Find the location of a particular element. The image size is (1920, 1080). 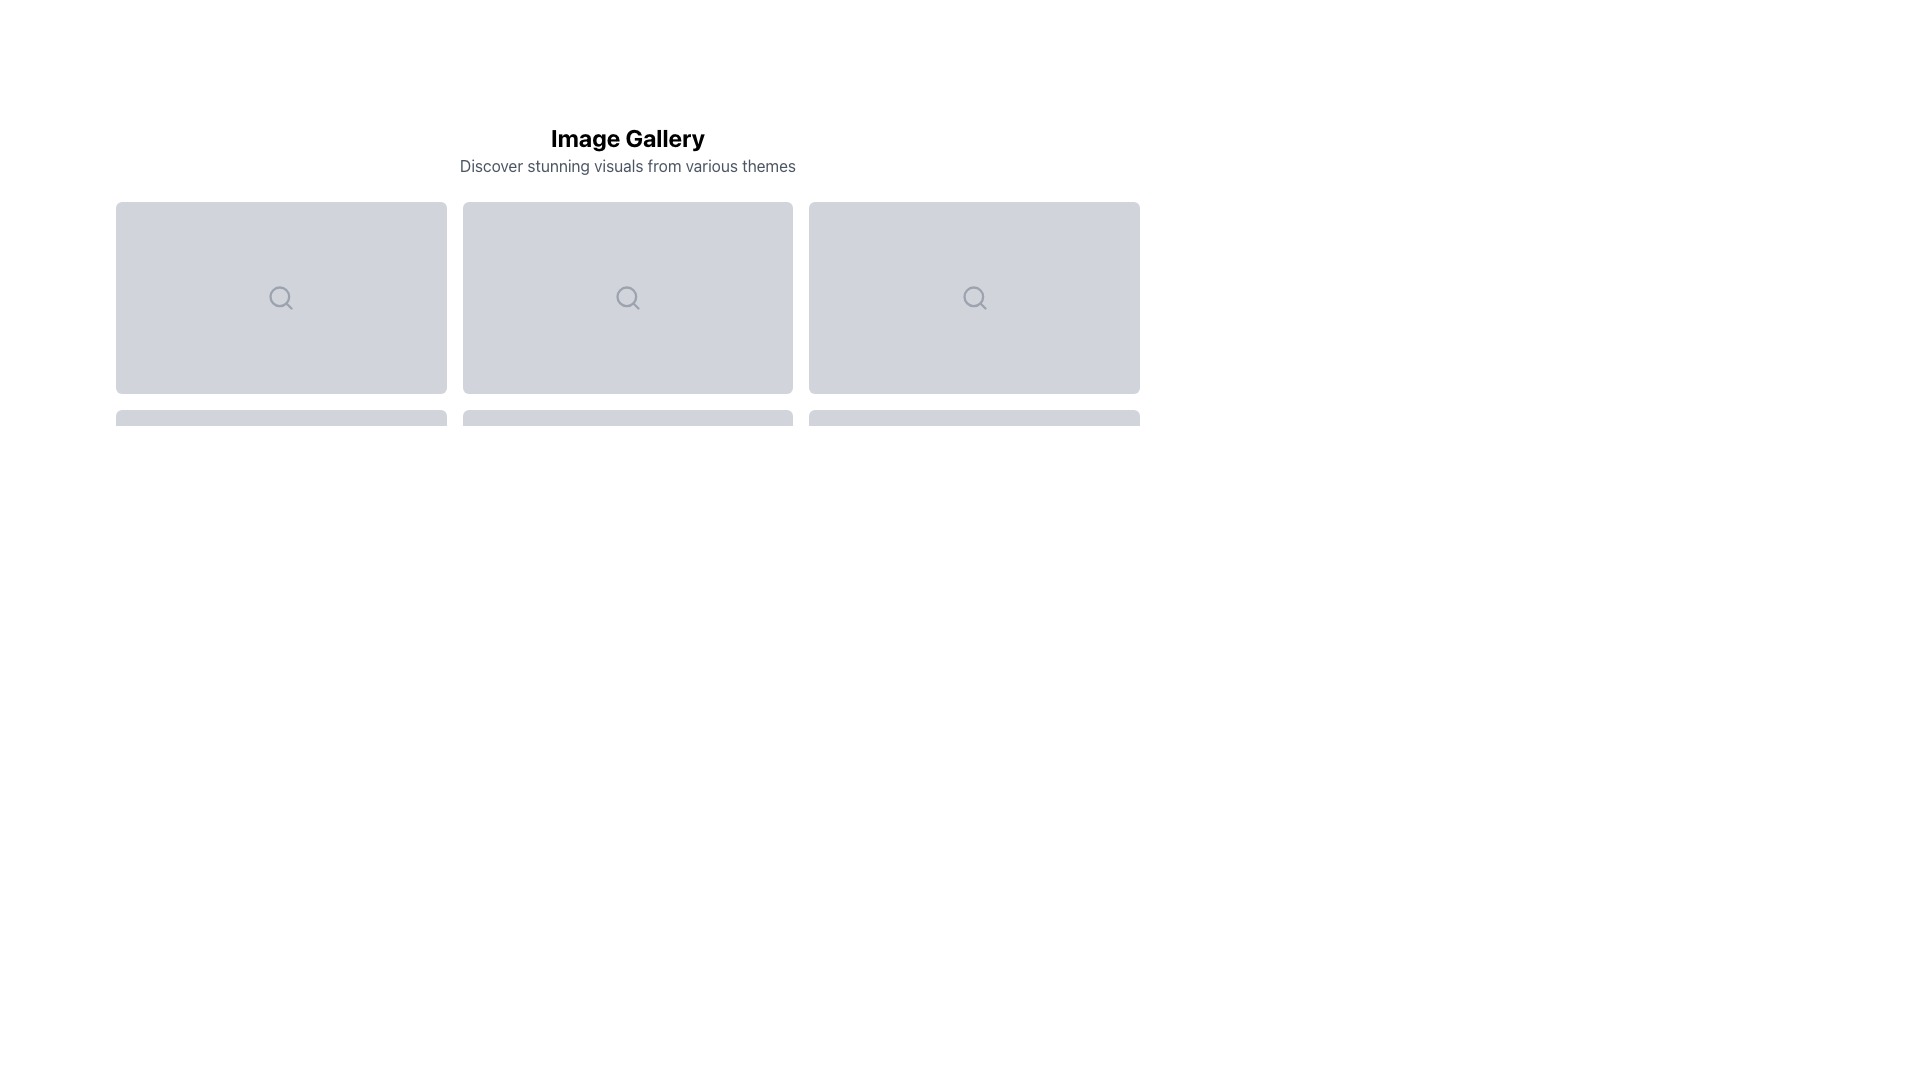

the image placeholder icon in the top left corner of the gallery is located at coordinates (280, 297).